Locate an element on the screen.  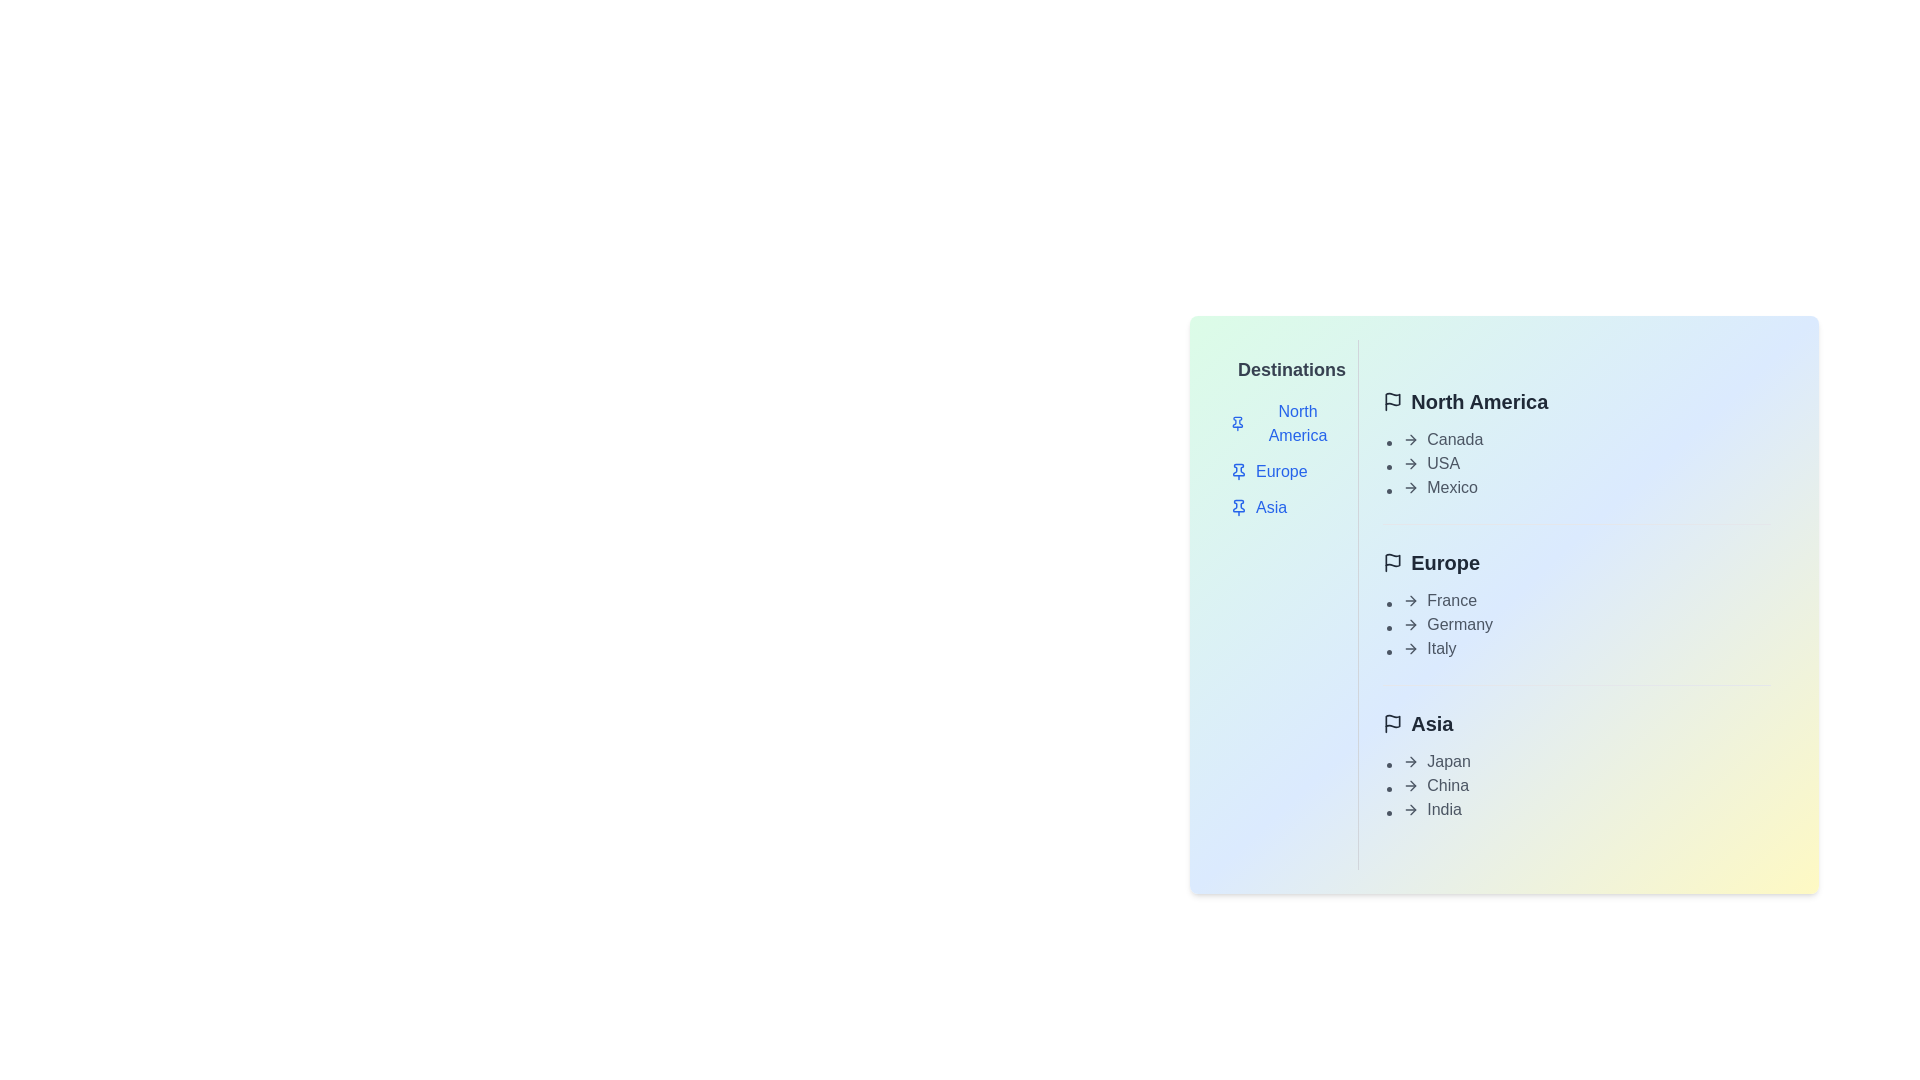
the stylized flag icon representing the 'North America' section in the Destinations panel, which is part of an icon-text pair aligned to the left of the 'North America' title is located at coordinates (1392, 399).